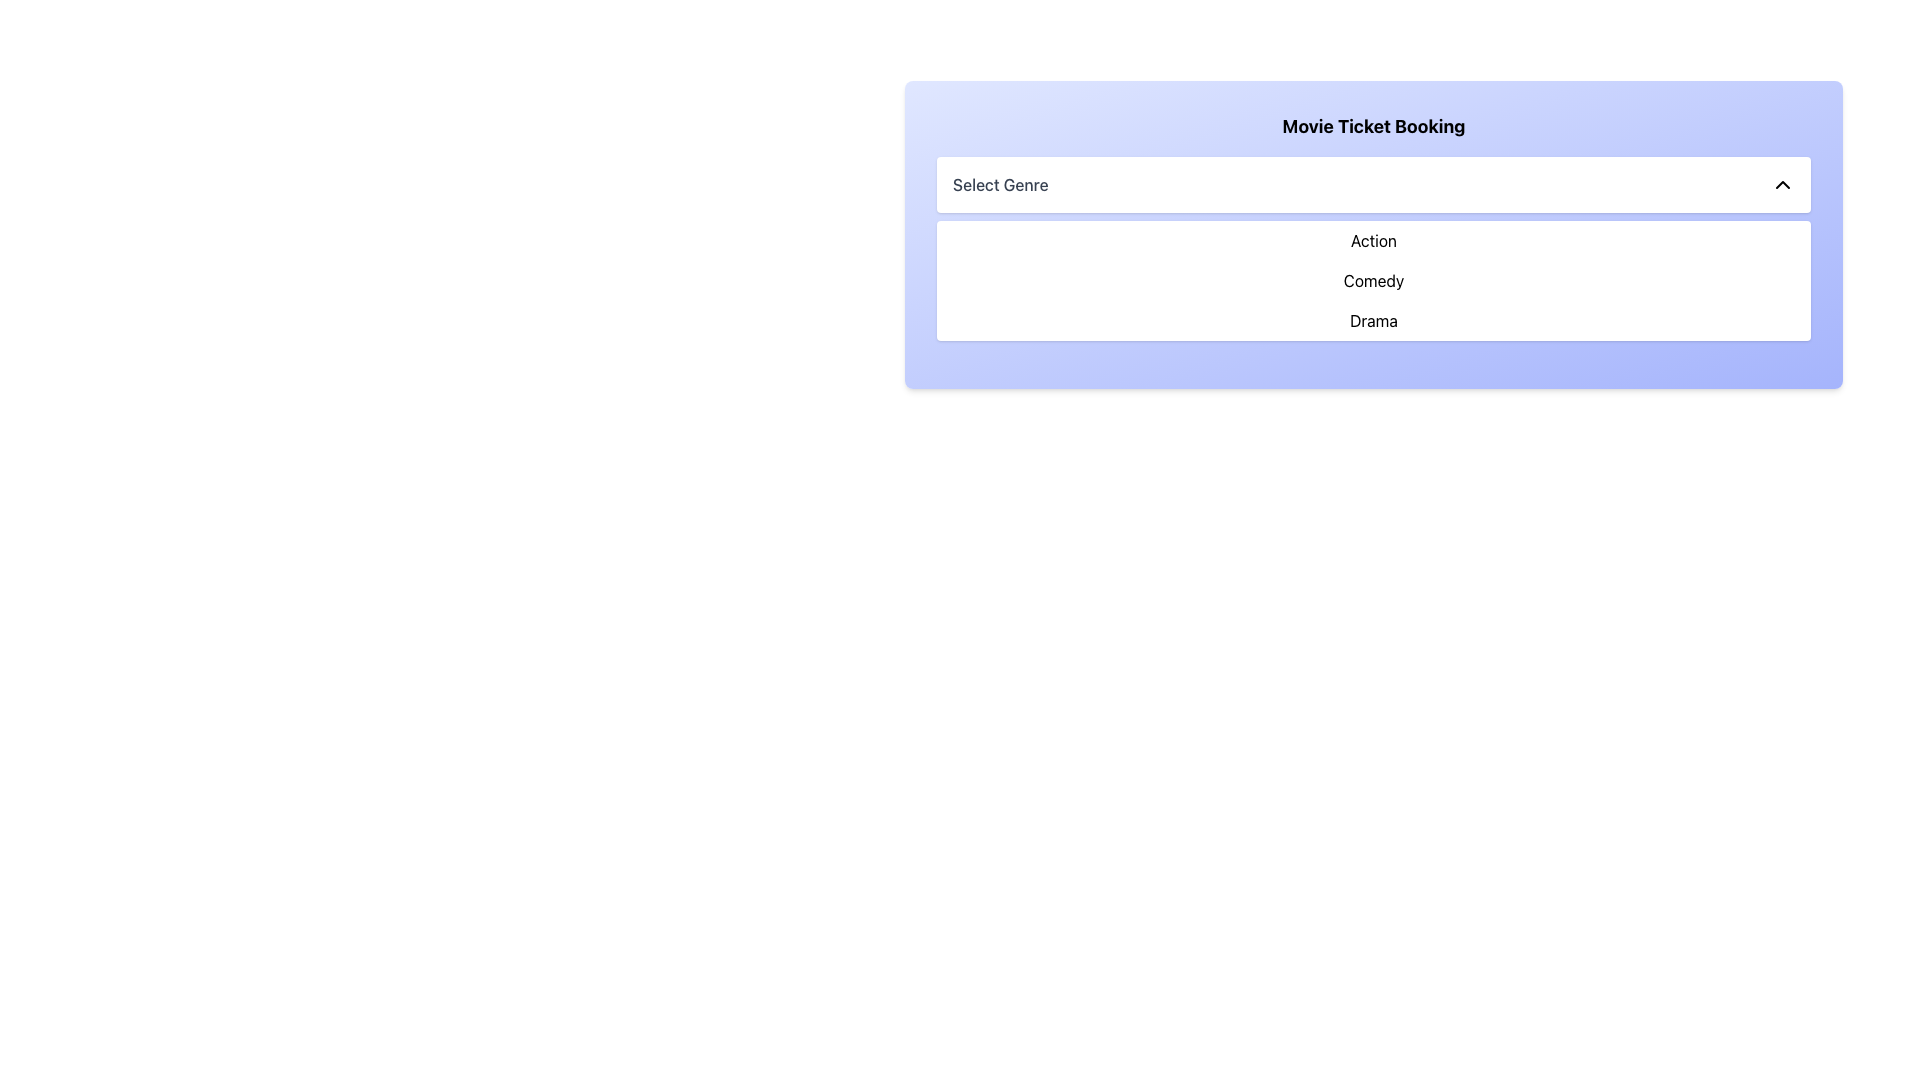  What do you see at coordinates (1372, 185) in the screenshot?
I see `the white rectangular dropdown selector labeled 'Select Genre' to focus on it` at bounding box center [1372, 185].